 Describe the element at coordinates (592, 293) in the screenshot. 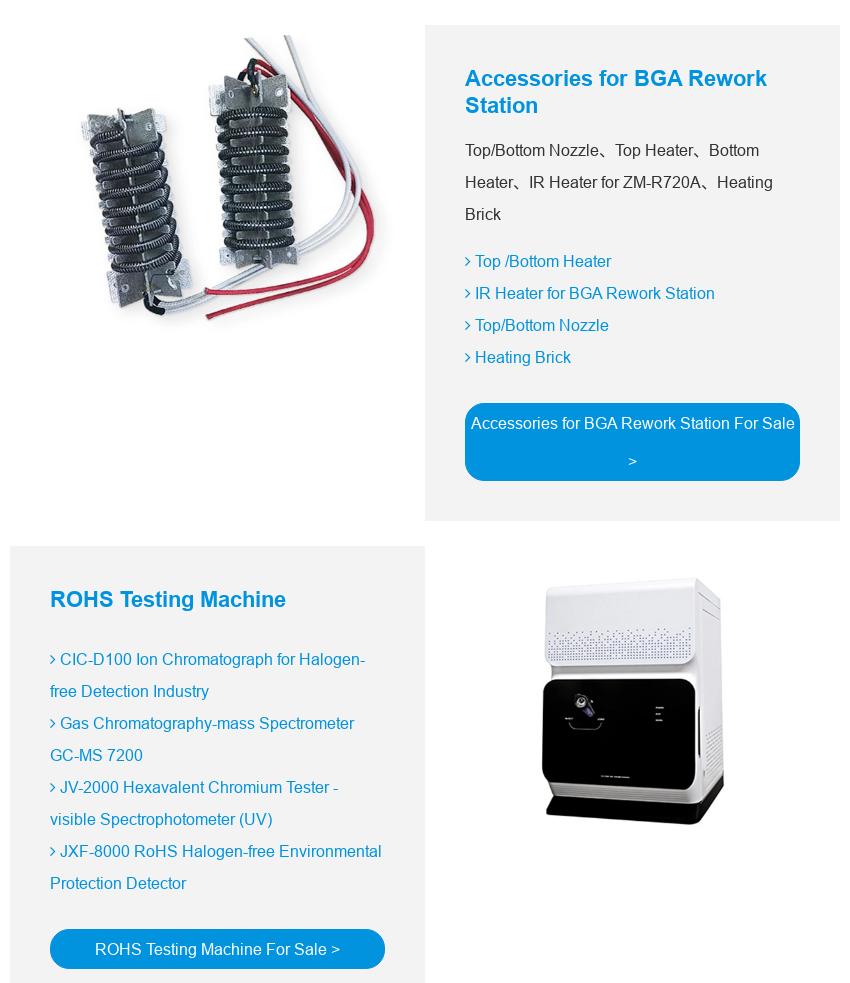

I see `'IR Heater for BGA Rework Station'` at that location.